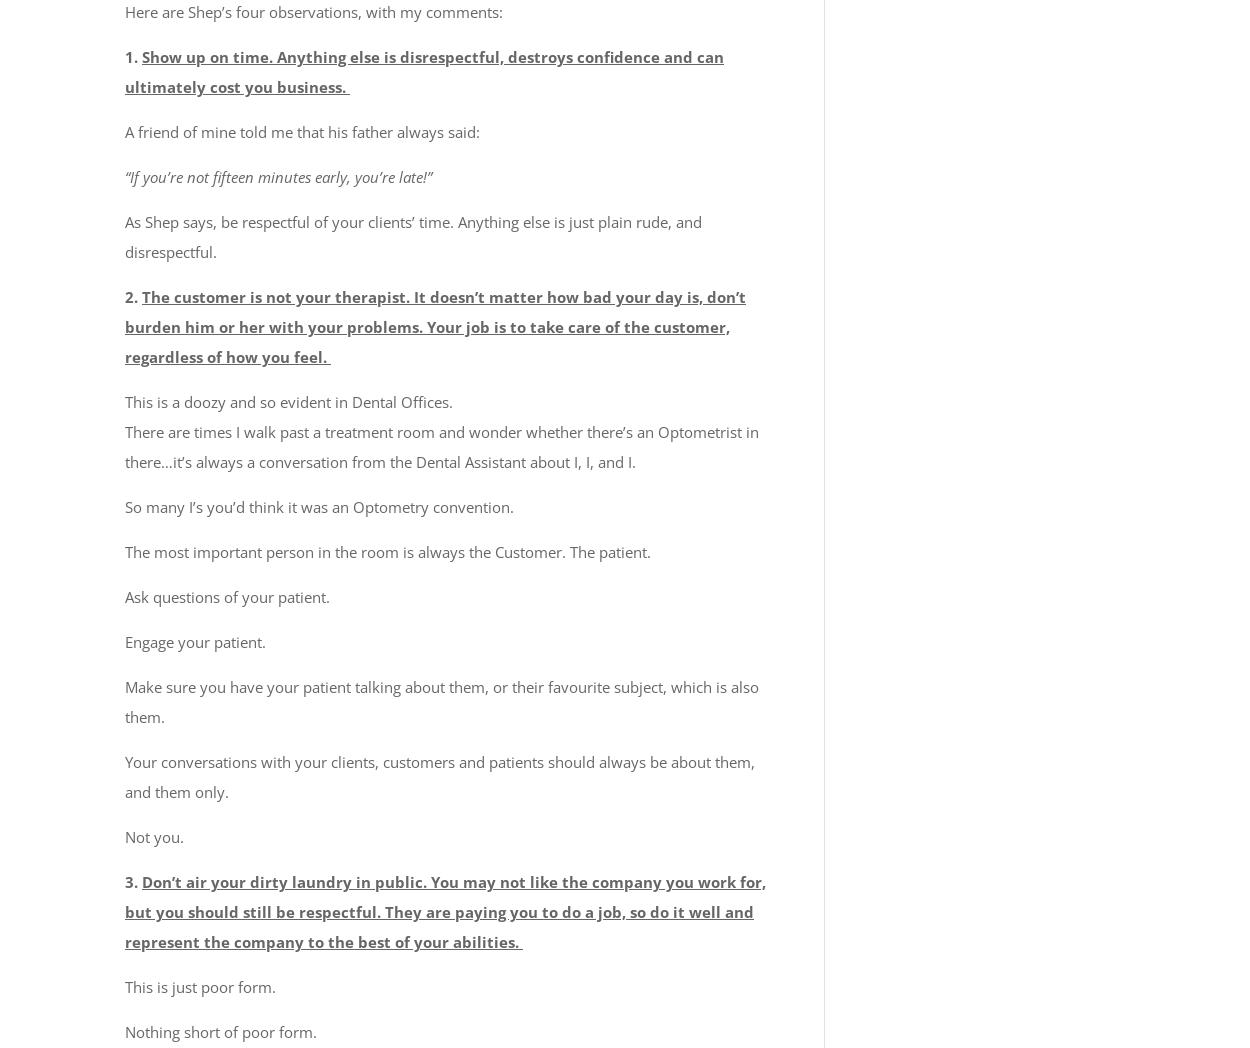  I want to click on '“If you’re not fifteen minutes early, you’re late!”', so click(278, 174).